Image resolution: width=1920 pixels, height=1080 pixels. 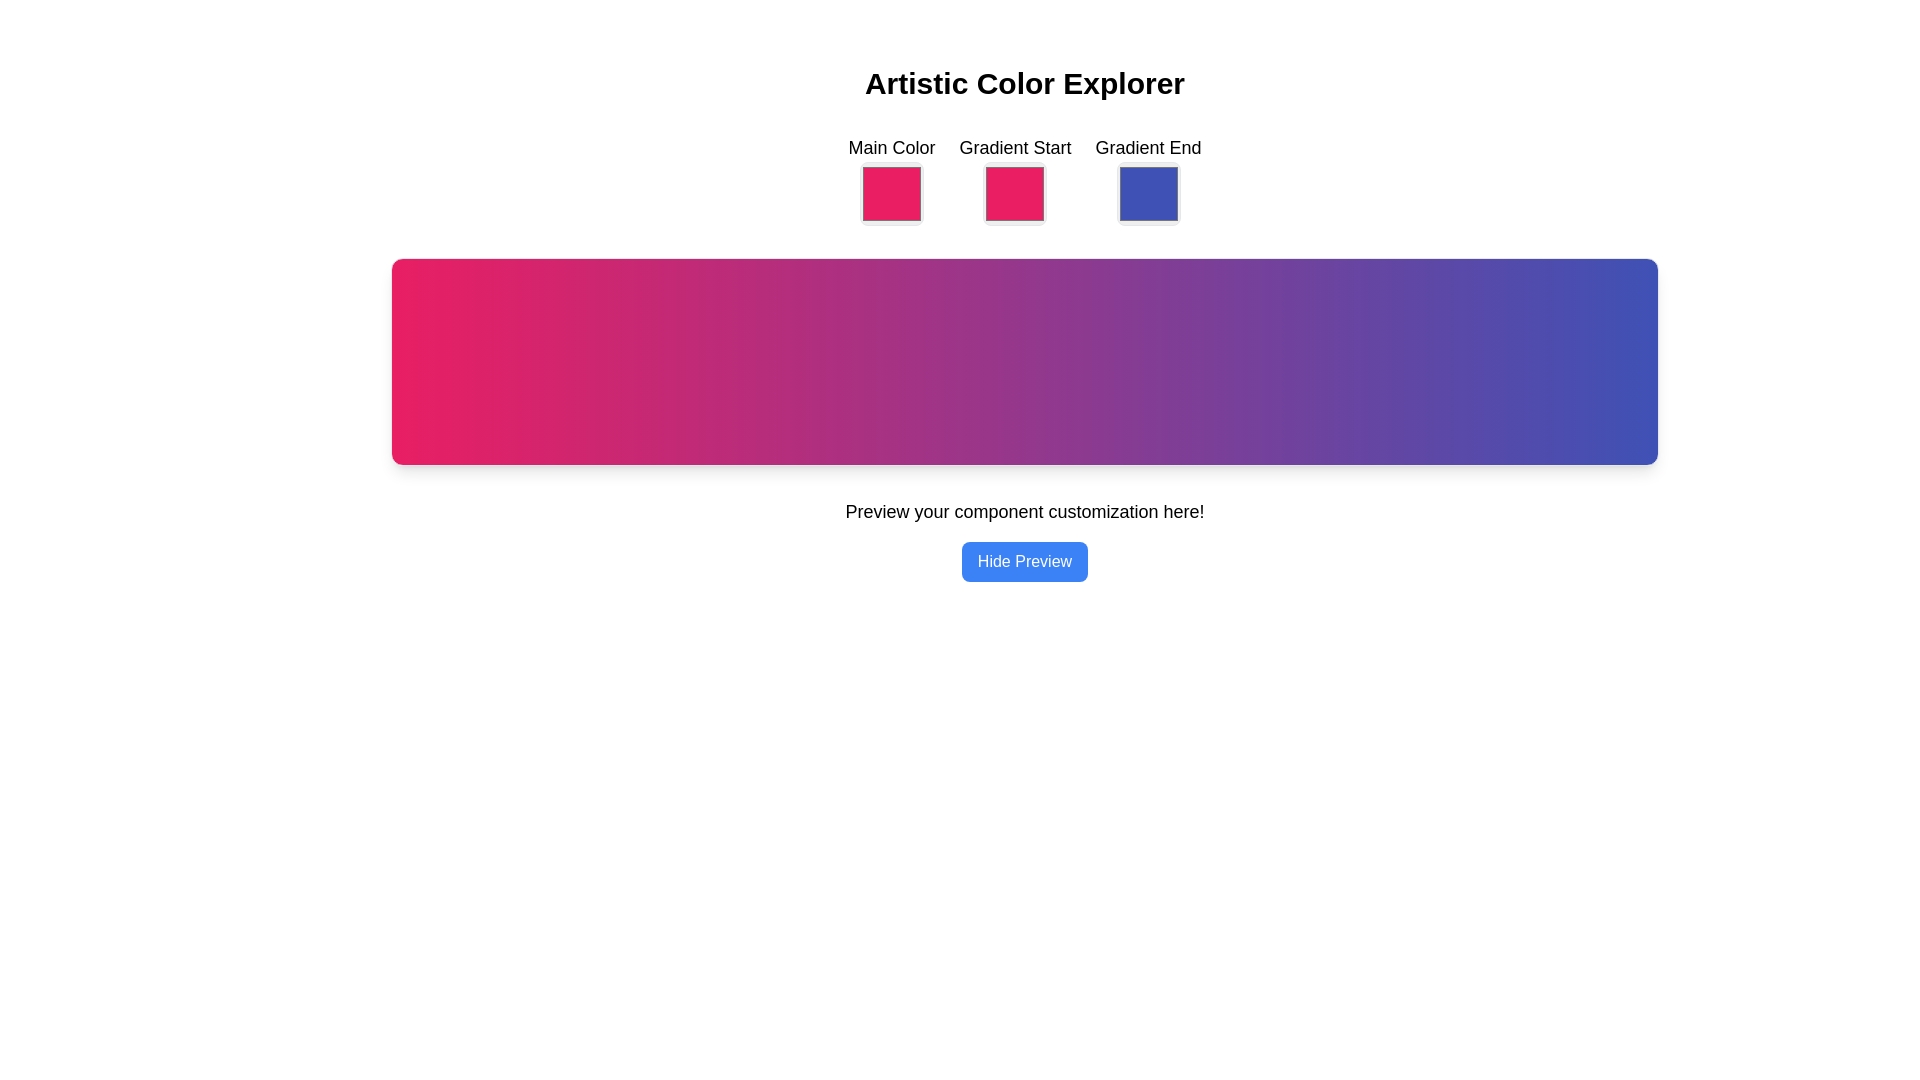 I want to click on the 'Gradient End' color picker square, which is the rightmost square with a blue fill and a light gray border, so click(x=1148, y=180).